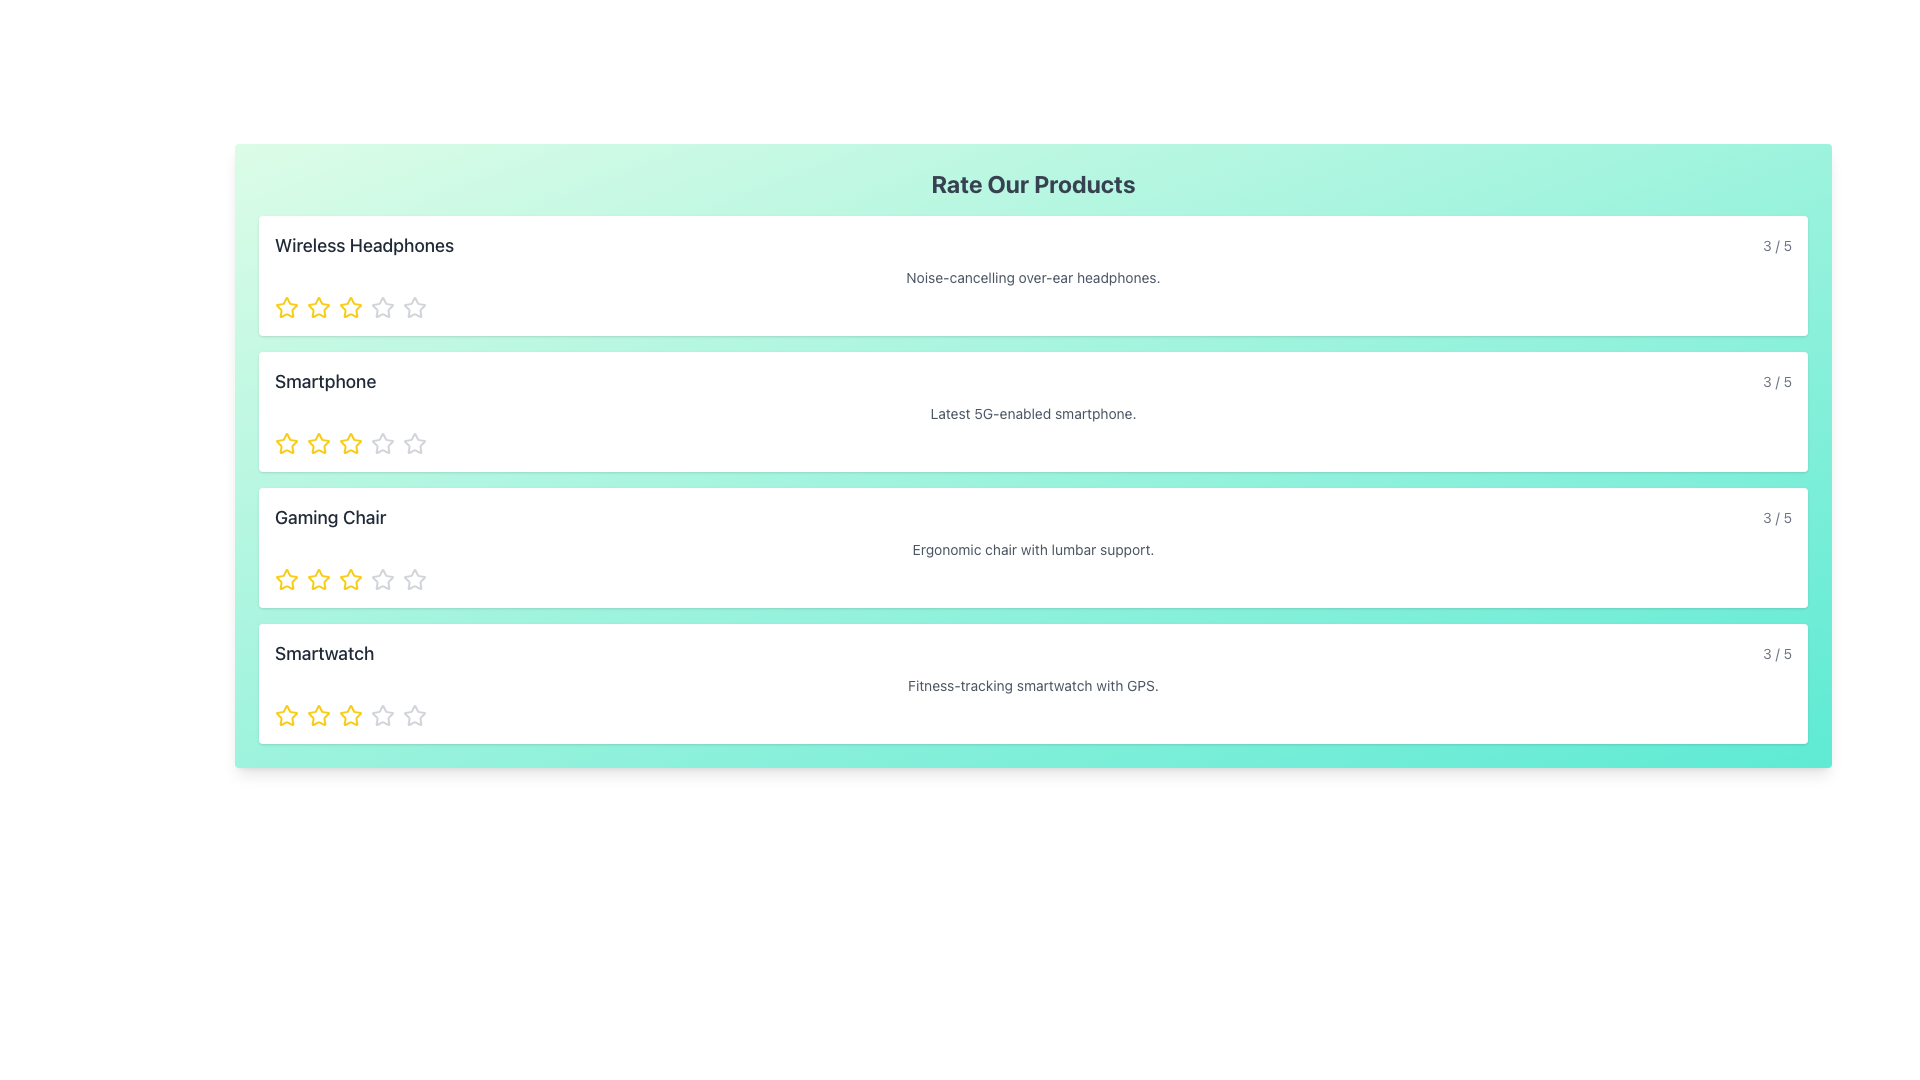  Describe the element at coordinates (286, 308) in the screenshot. I see `the first star in the rating system under the product name 'Wireless Headphones' to change the rating` at that location.